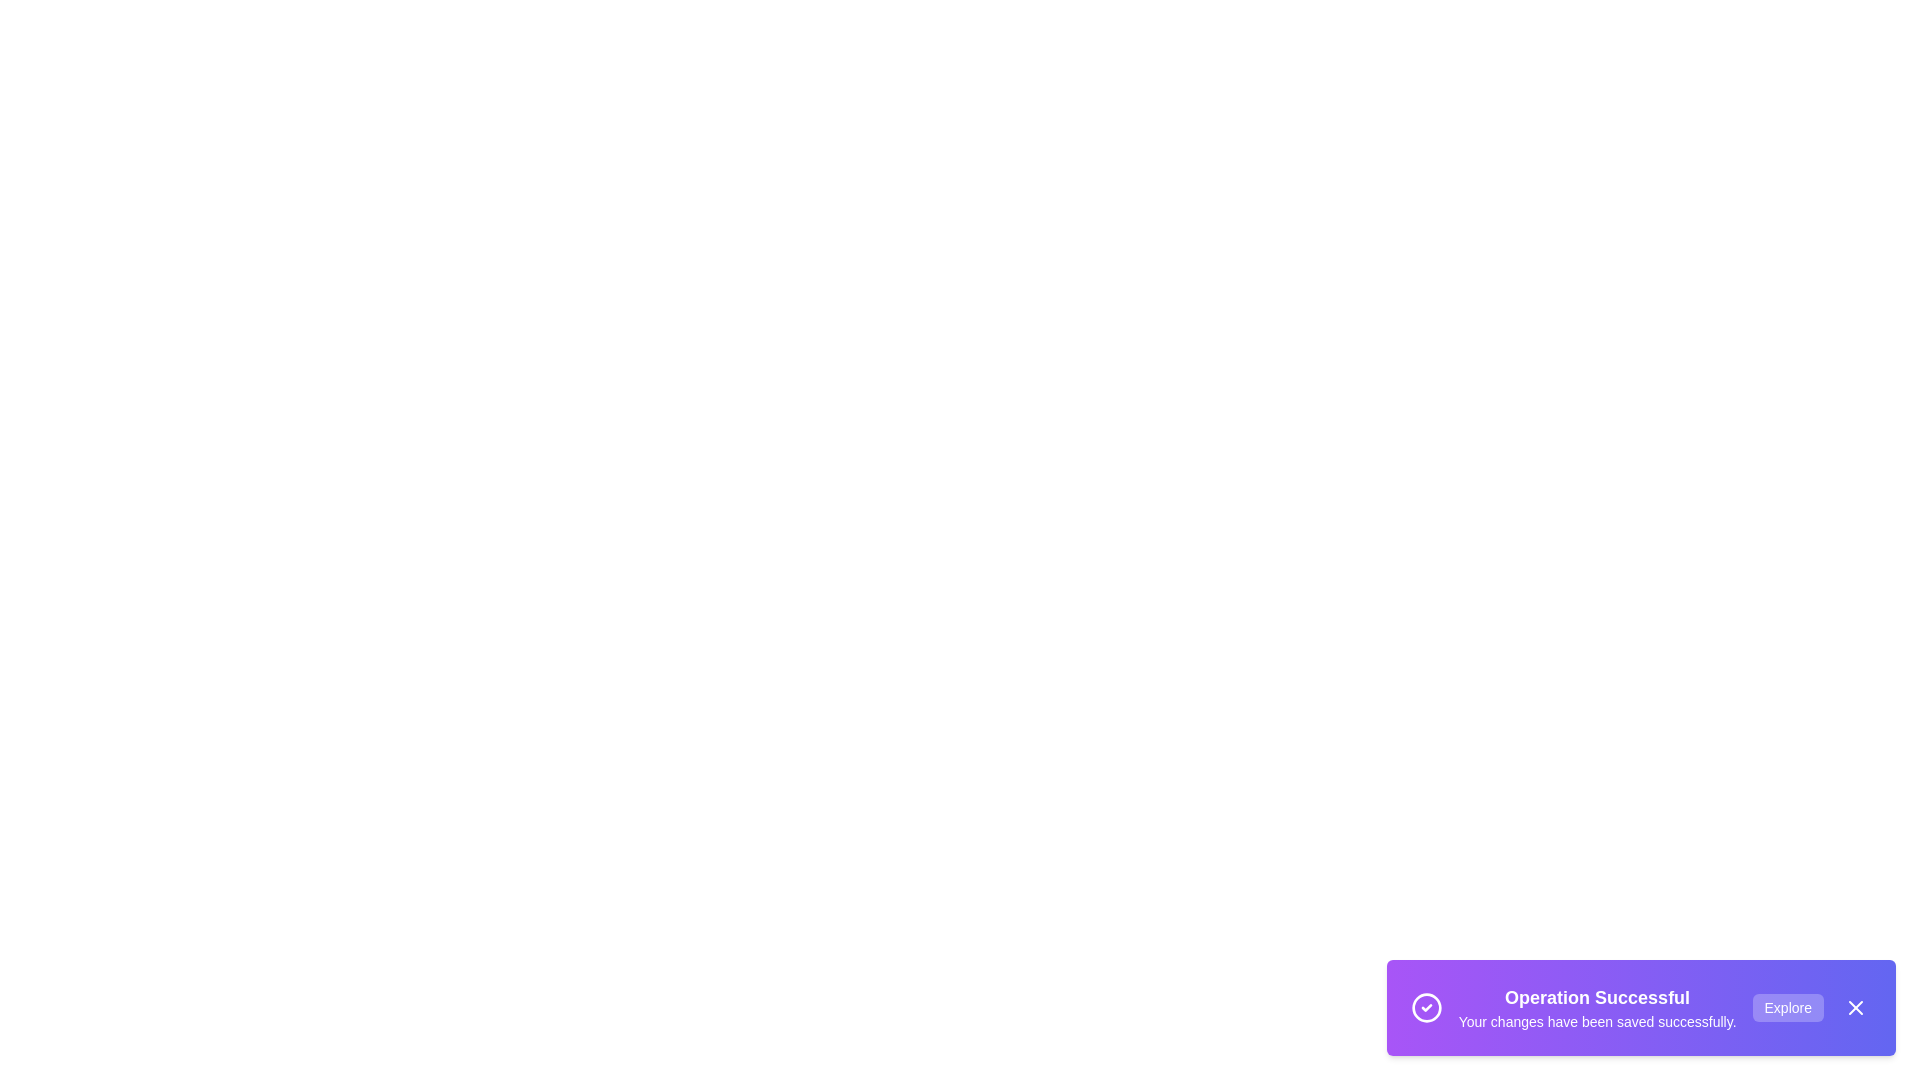  What do you see at coordinates (1425, 1007) in the screenshot?
I see `the icon to visually inspect its context` at bounding box center [1425, 1007].